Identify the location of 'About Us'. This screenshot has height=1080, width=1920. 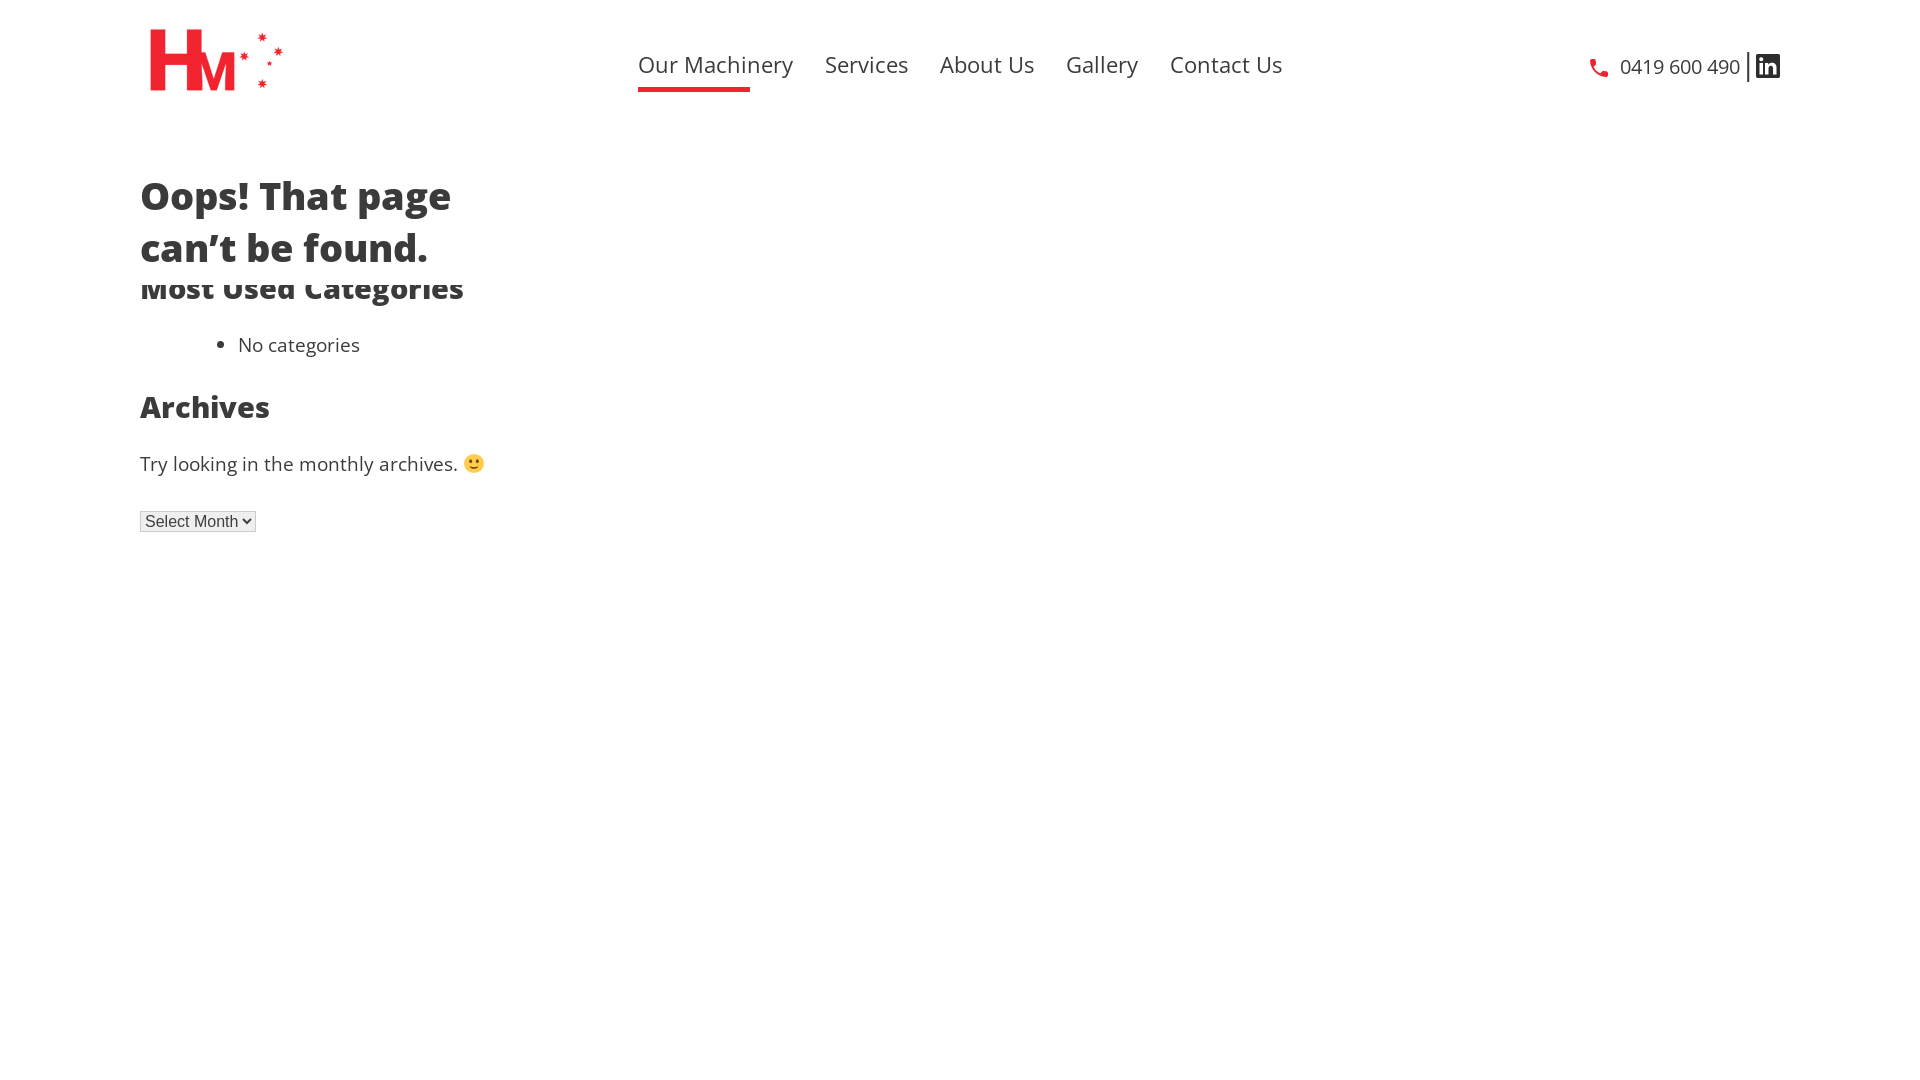
(987, 63).